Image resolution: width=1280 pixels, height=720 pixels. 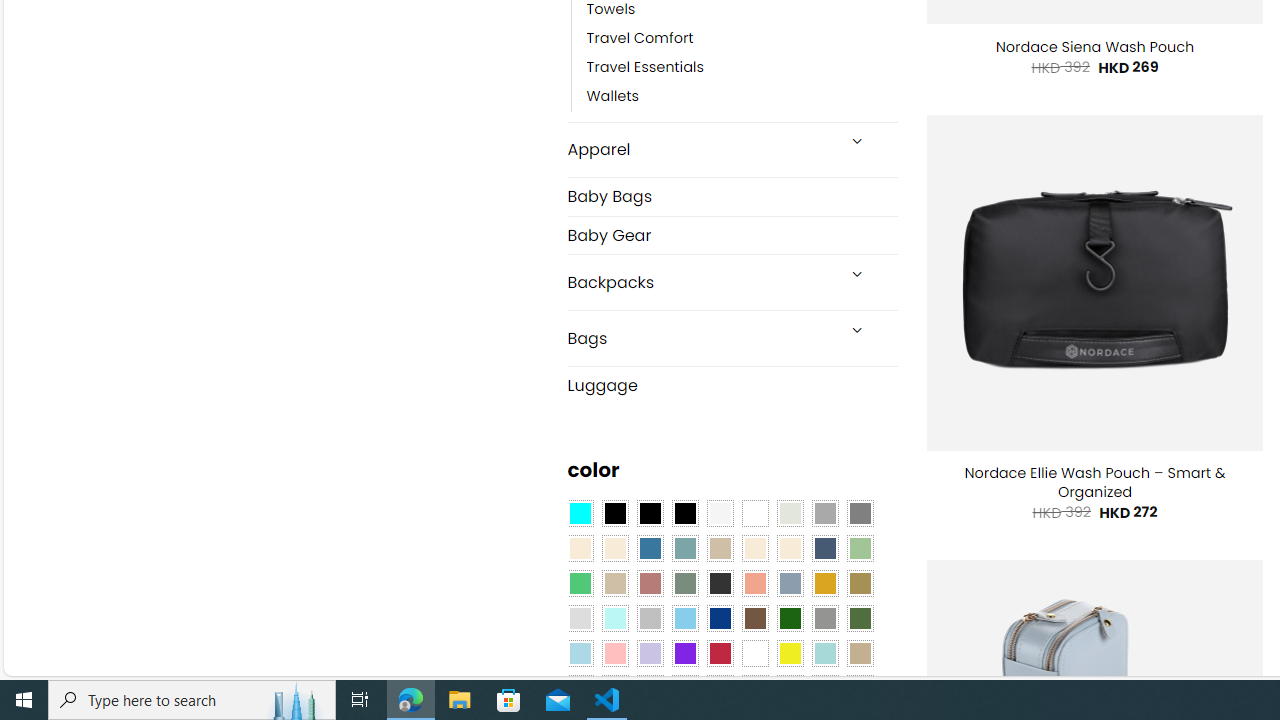 What do you see at coordinates (614, 618) in the screenshot?
I see `'Mint'` at bounding box center [614, 618].